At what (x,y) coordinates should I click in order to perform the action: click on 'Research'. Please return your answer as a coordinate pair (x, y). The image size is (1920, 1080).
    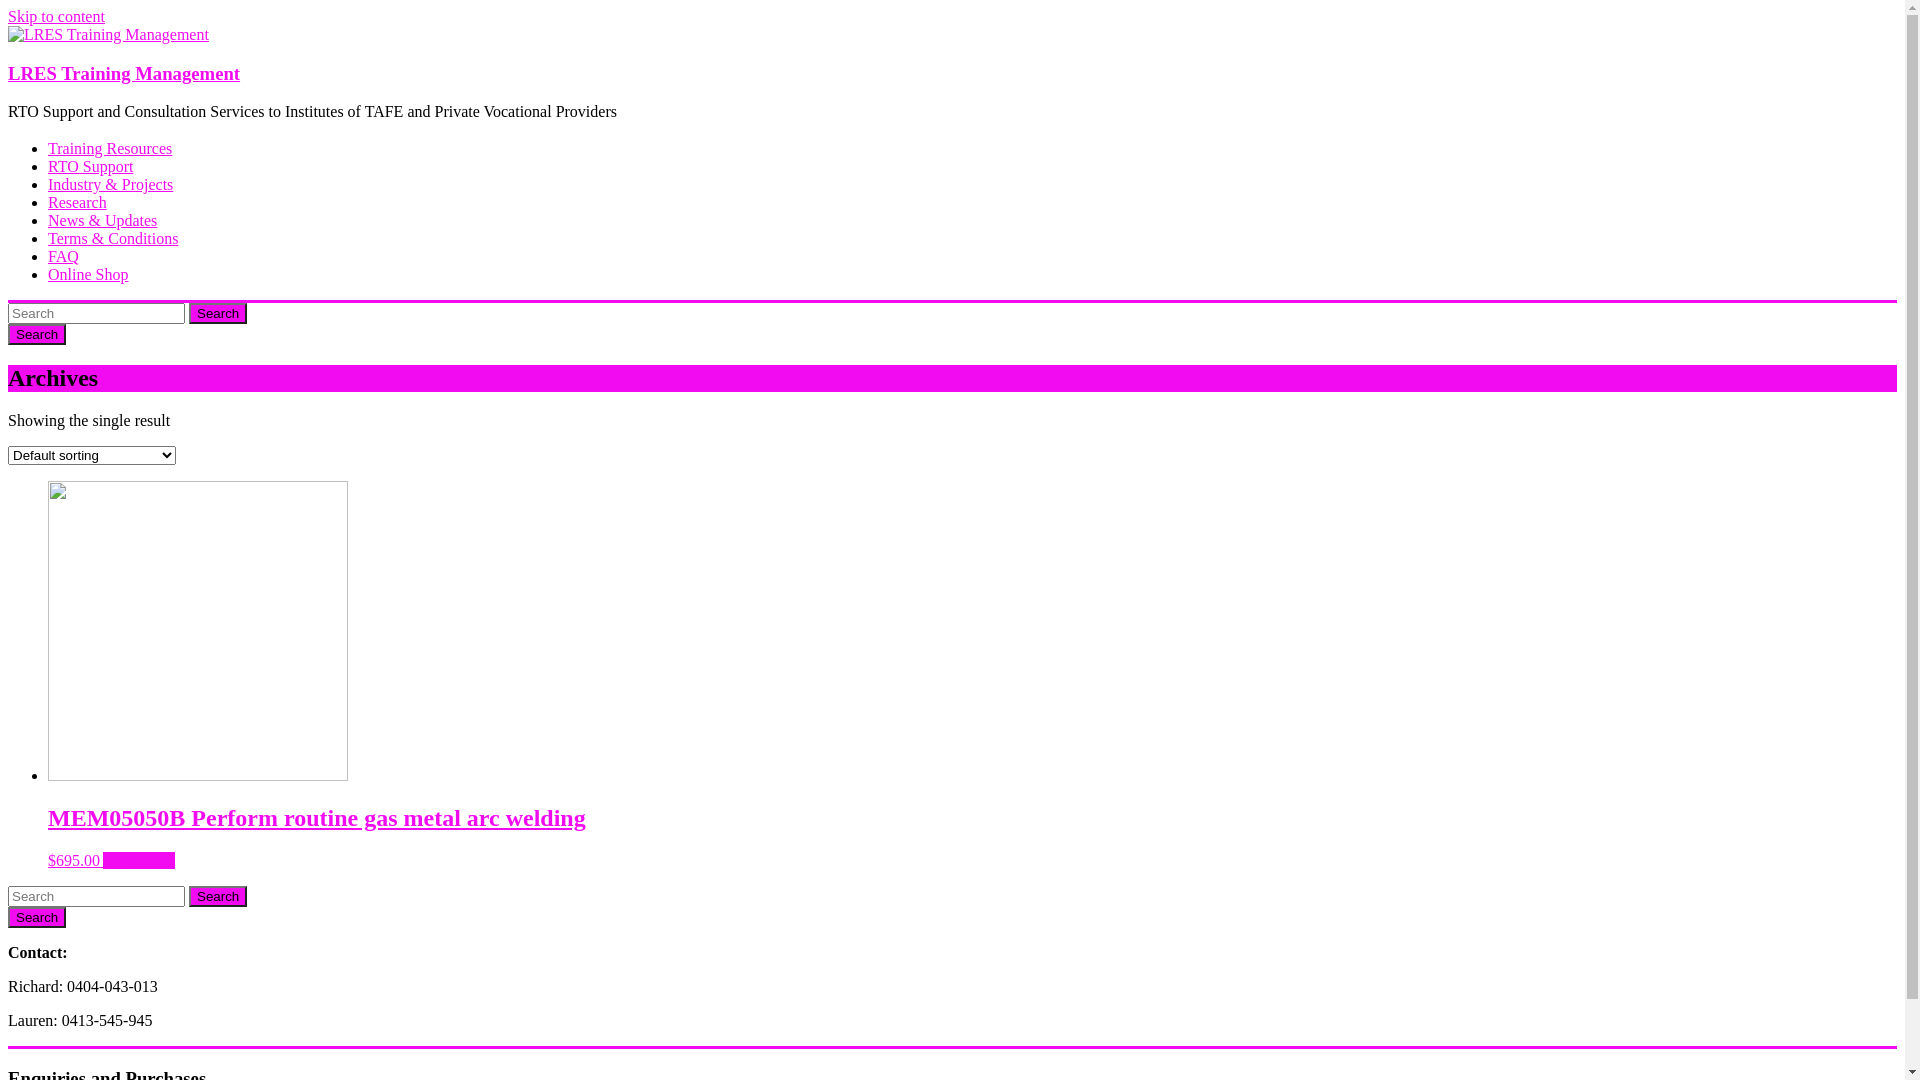
    Looking at the image, I should click on (77, 202).